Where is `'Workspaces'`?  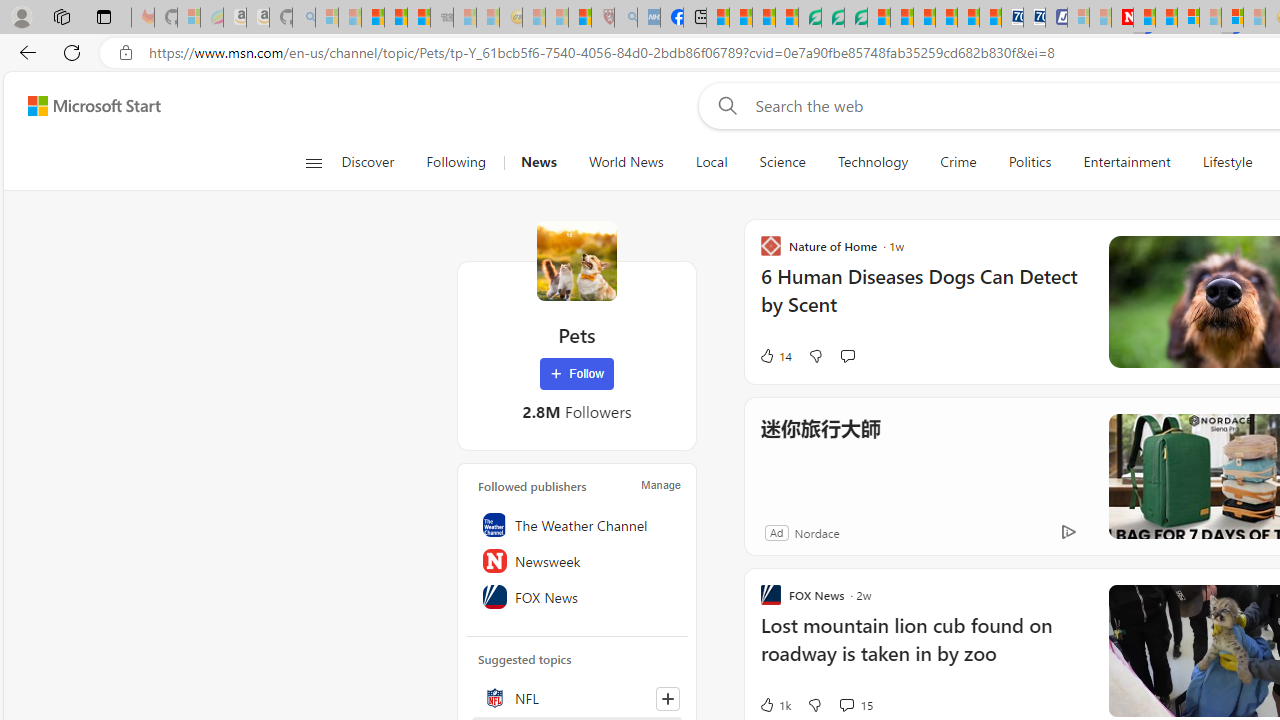 'Workspaces' is located at coordinates (61, 16).